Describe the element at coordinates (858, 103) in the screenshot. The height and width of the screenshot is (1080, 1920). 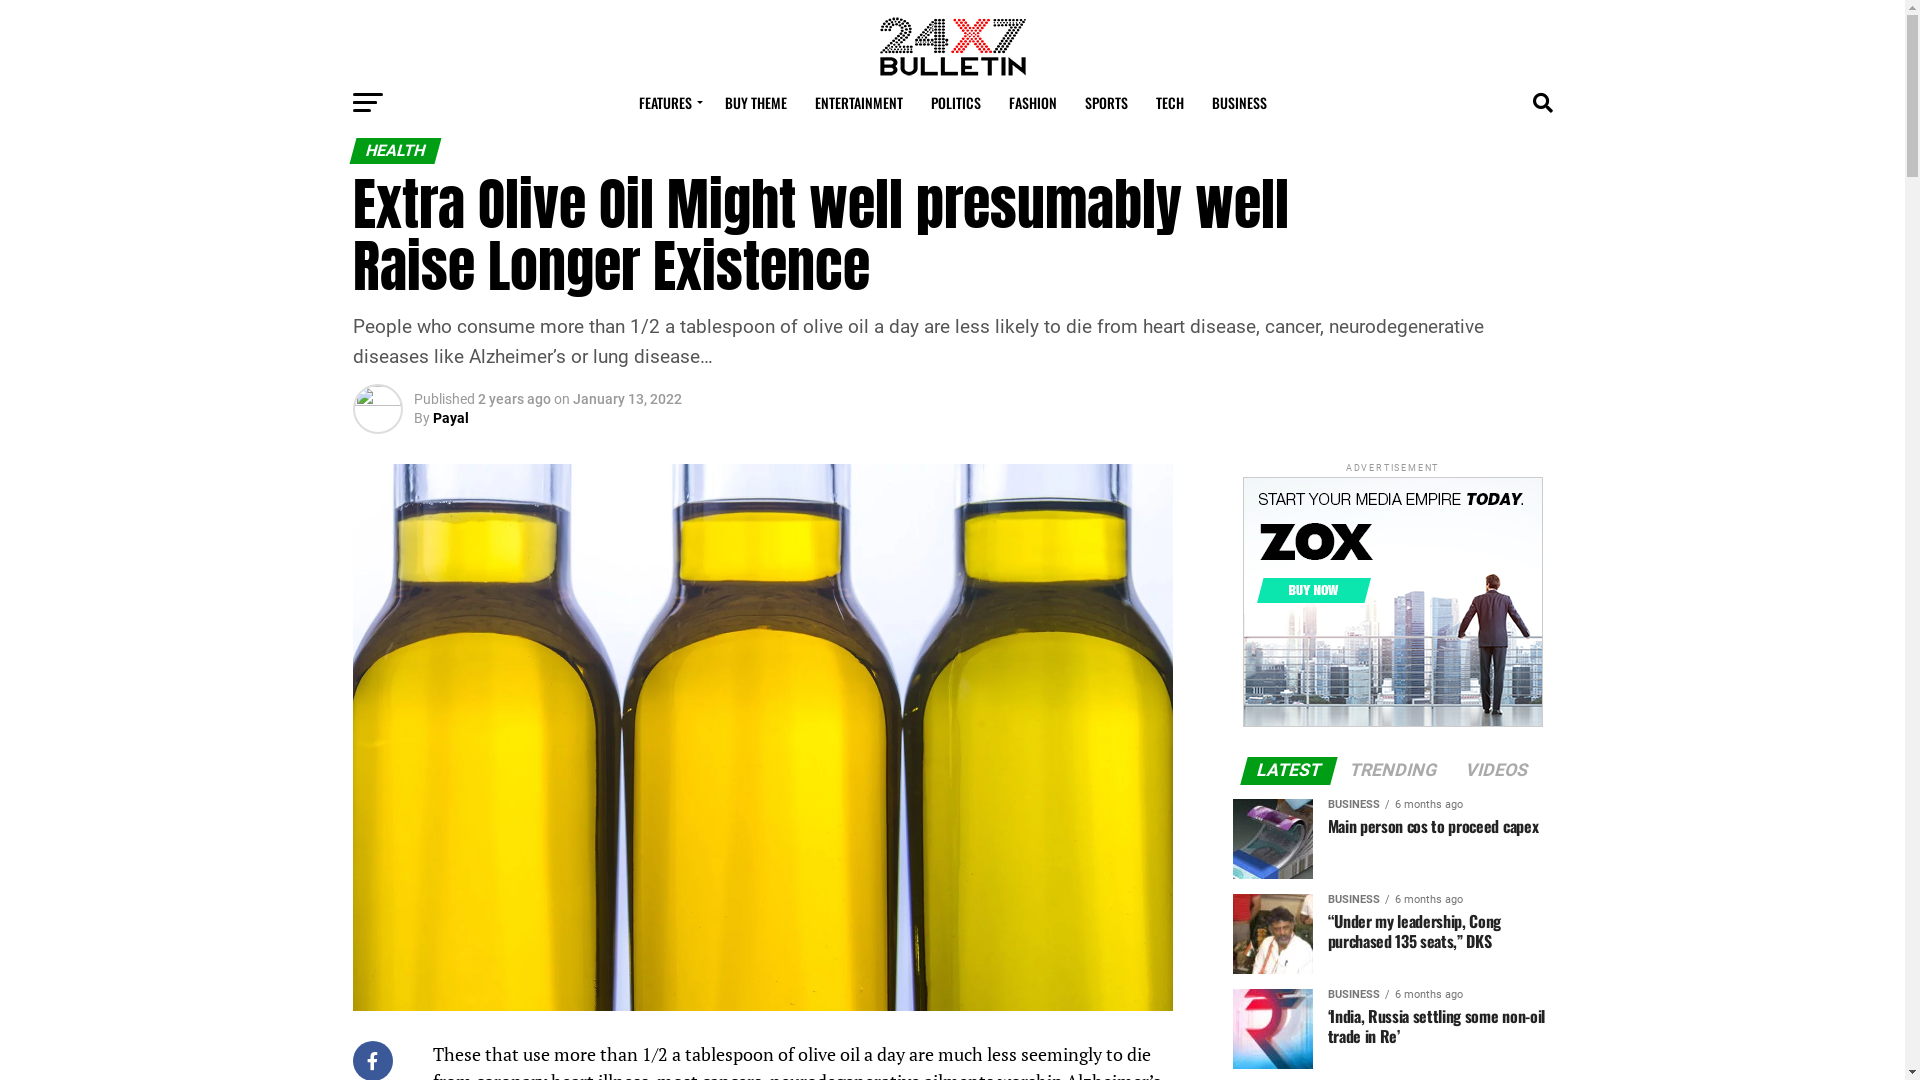
I see `'ENTERTAINMENT'` at that location.